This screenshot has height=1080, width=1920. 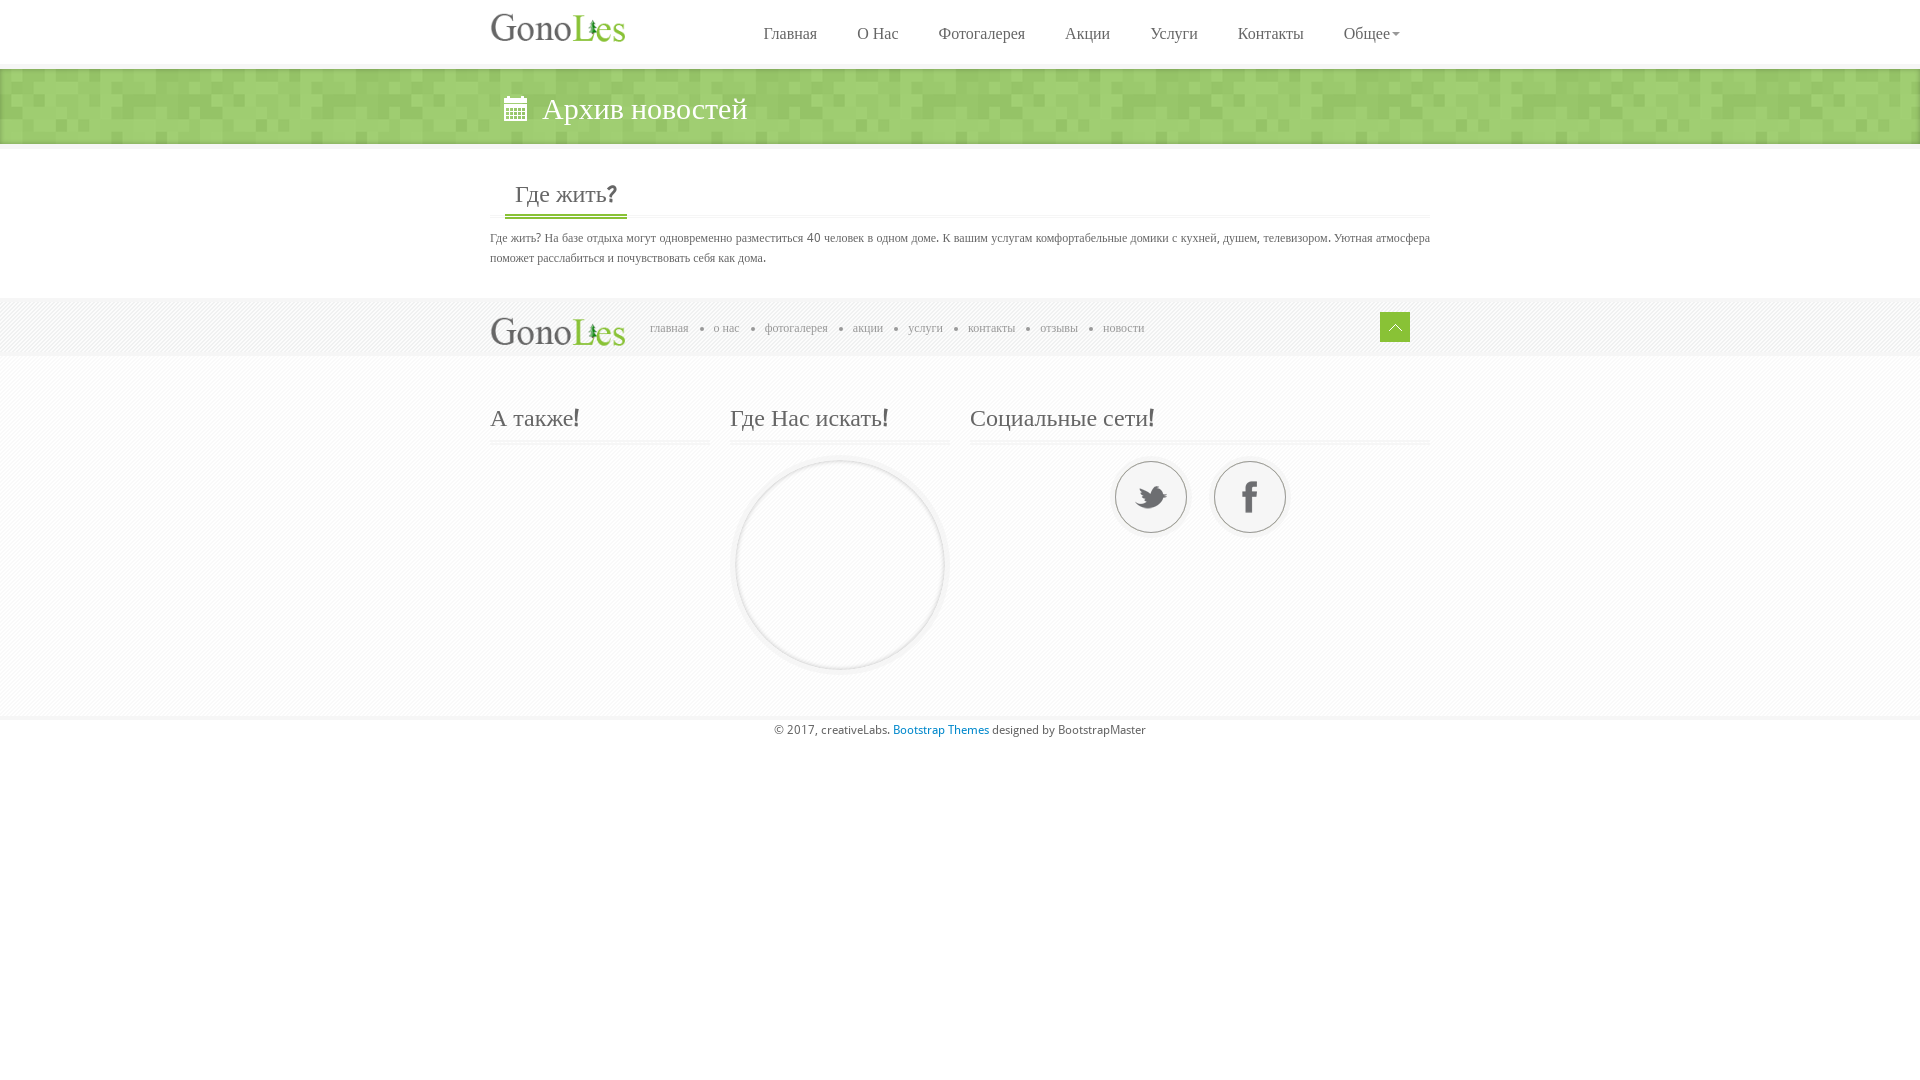 What do you see at coordinates (939, 729) in the screenshot?
I see `'Bootstrap Themes'` at bounding box center [939, 729].